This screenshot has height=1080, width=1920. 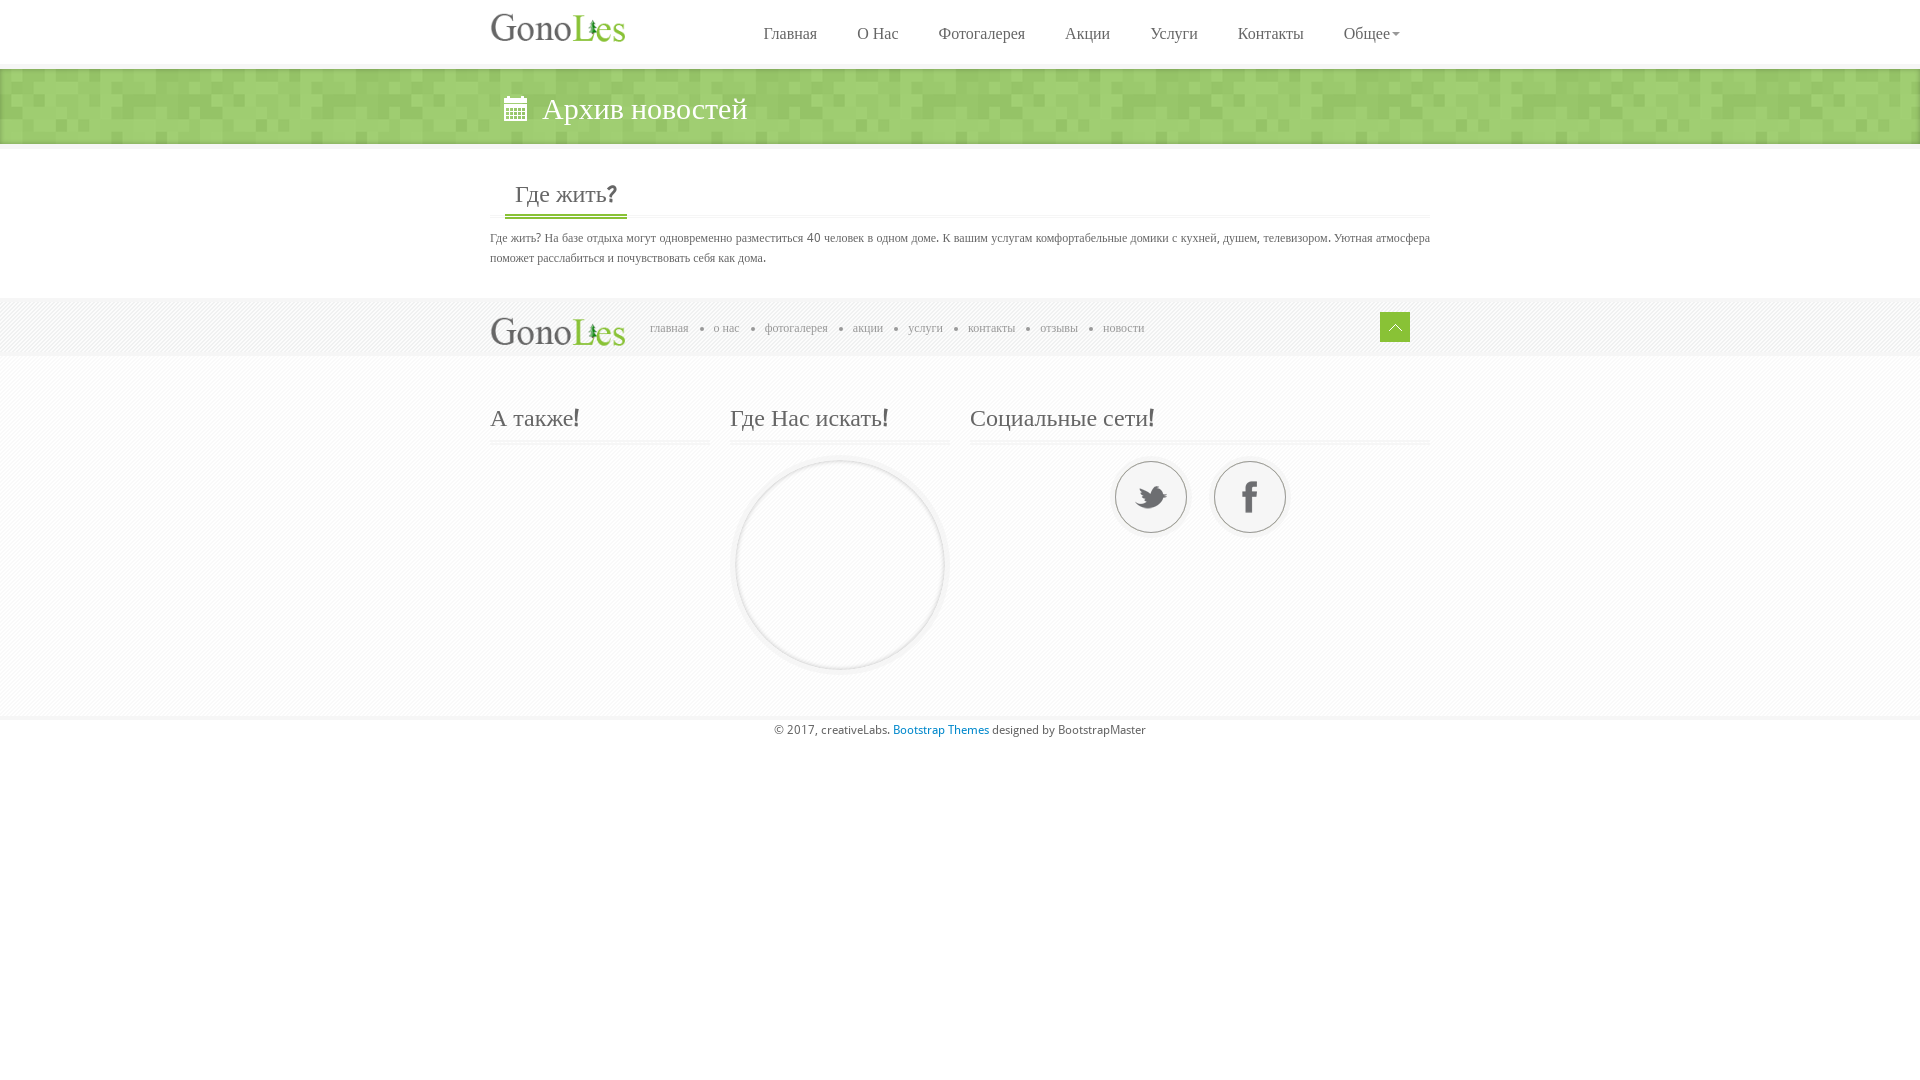 What do you see at coordinates (939, 729) in the screenshot?
I see `'Bootstrap Themes'` at bounding box center [939, 729].